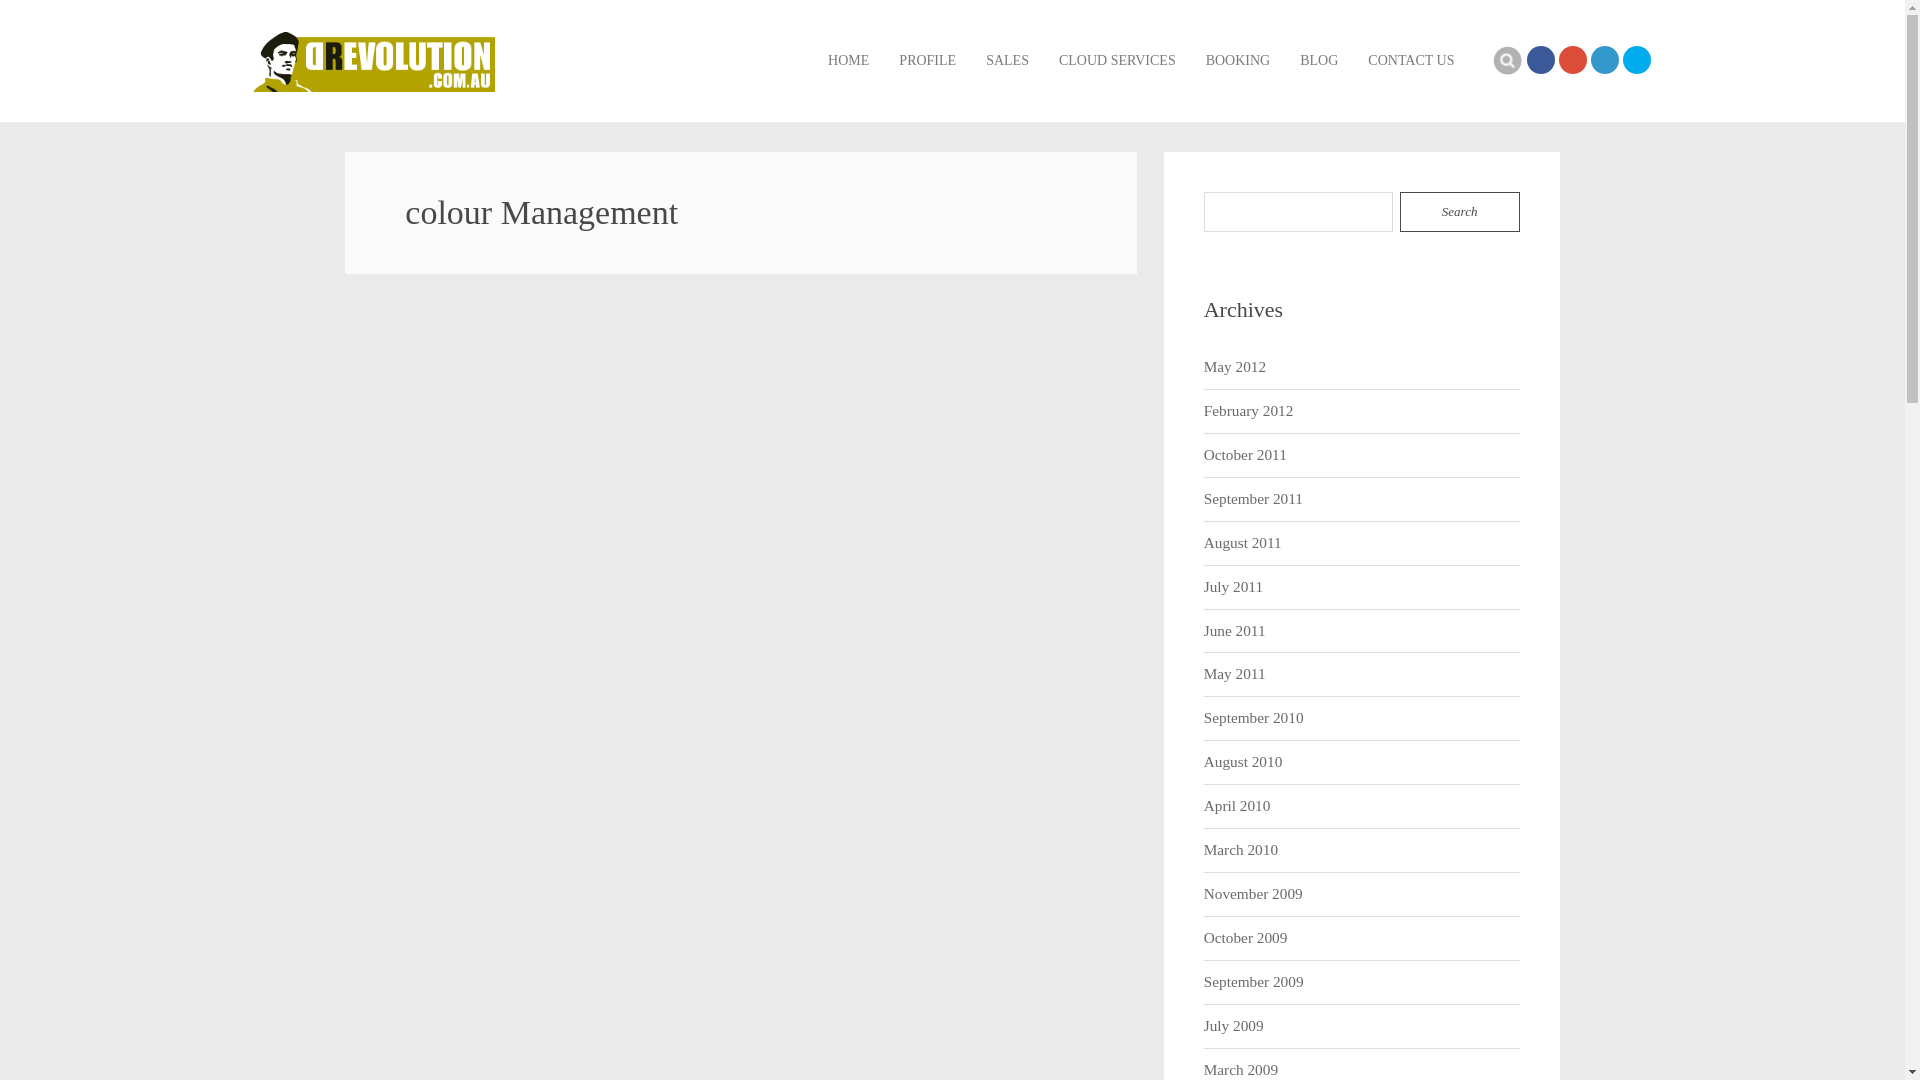  Describe the element at coordinates (1299, 212) in the screenshot. I see `'Search for:'` at that location.